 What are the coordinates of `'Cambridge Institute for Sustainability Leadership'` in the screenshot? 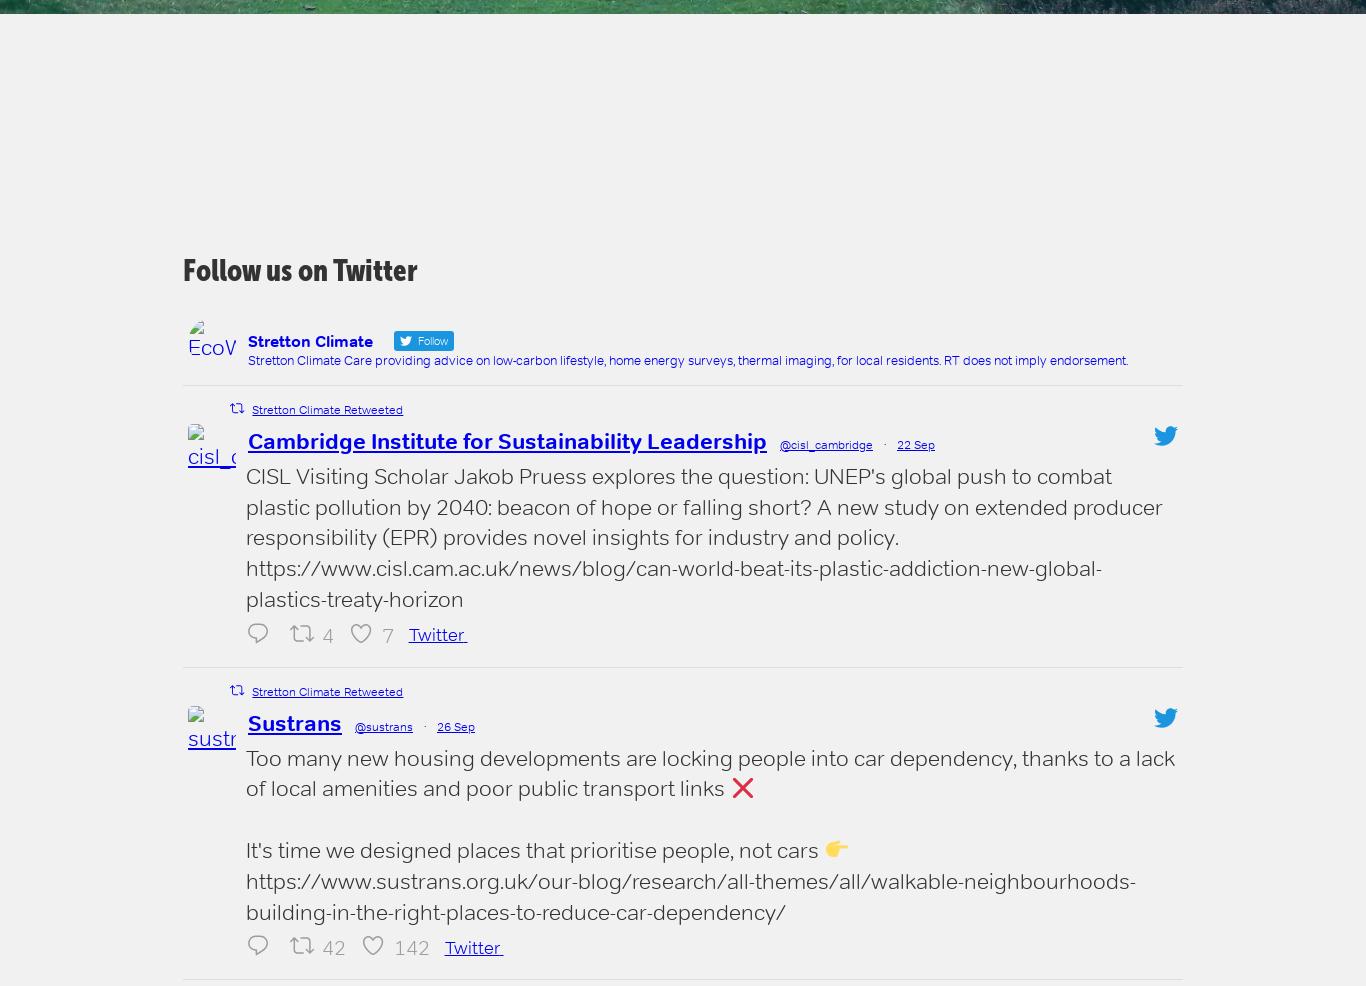 It's located at (507, 439).